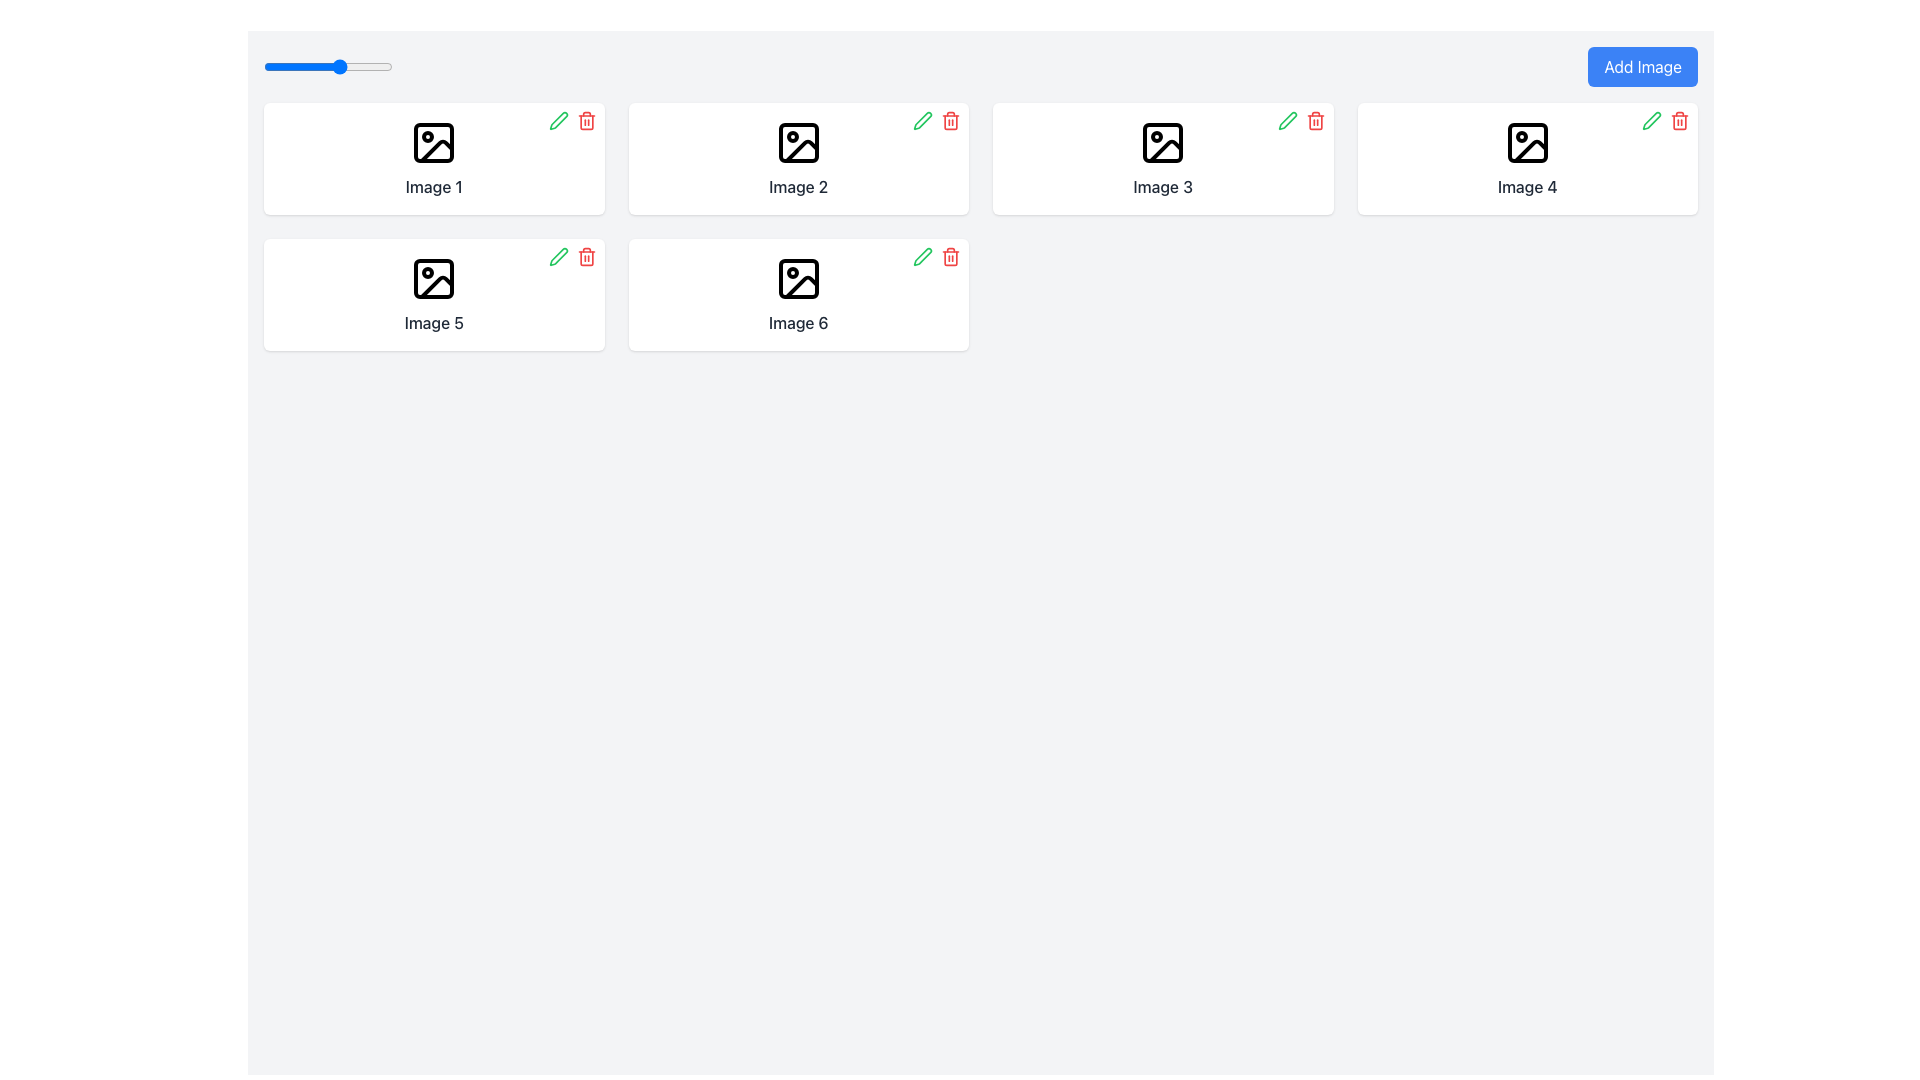 The image size is (1920, 1080). Describe the element at coordinates (797, 278) in the screenshot. I see `the icon element depicting an image with a small circular detail in its top-left corner, which is part of the 'Image 6' card located in the bottom-right position of a 2x3 grid layout` at that location.